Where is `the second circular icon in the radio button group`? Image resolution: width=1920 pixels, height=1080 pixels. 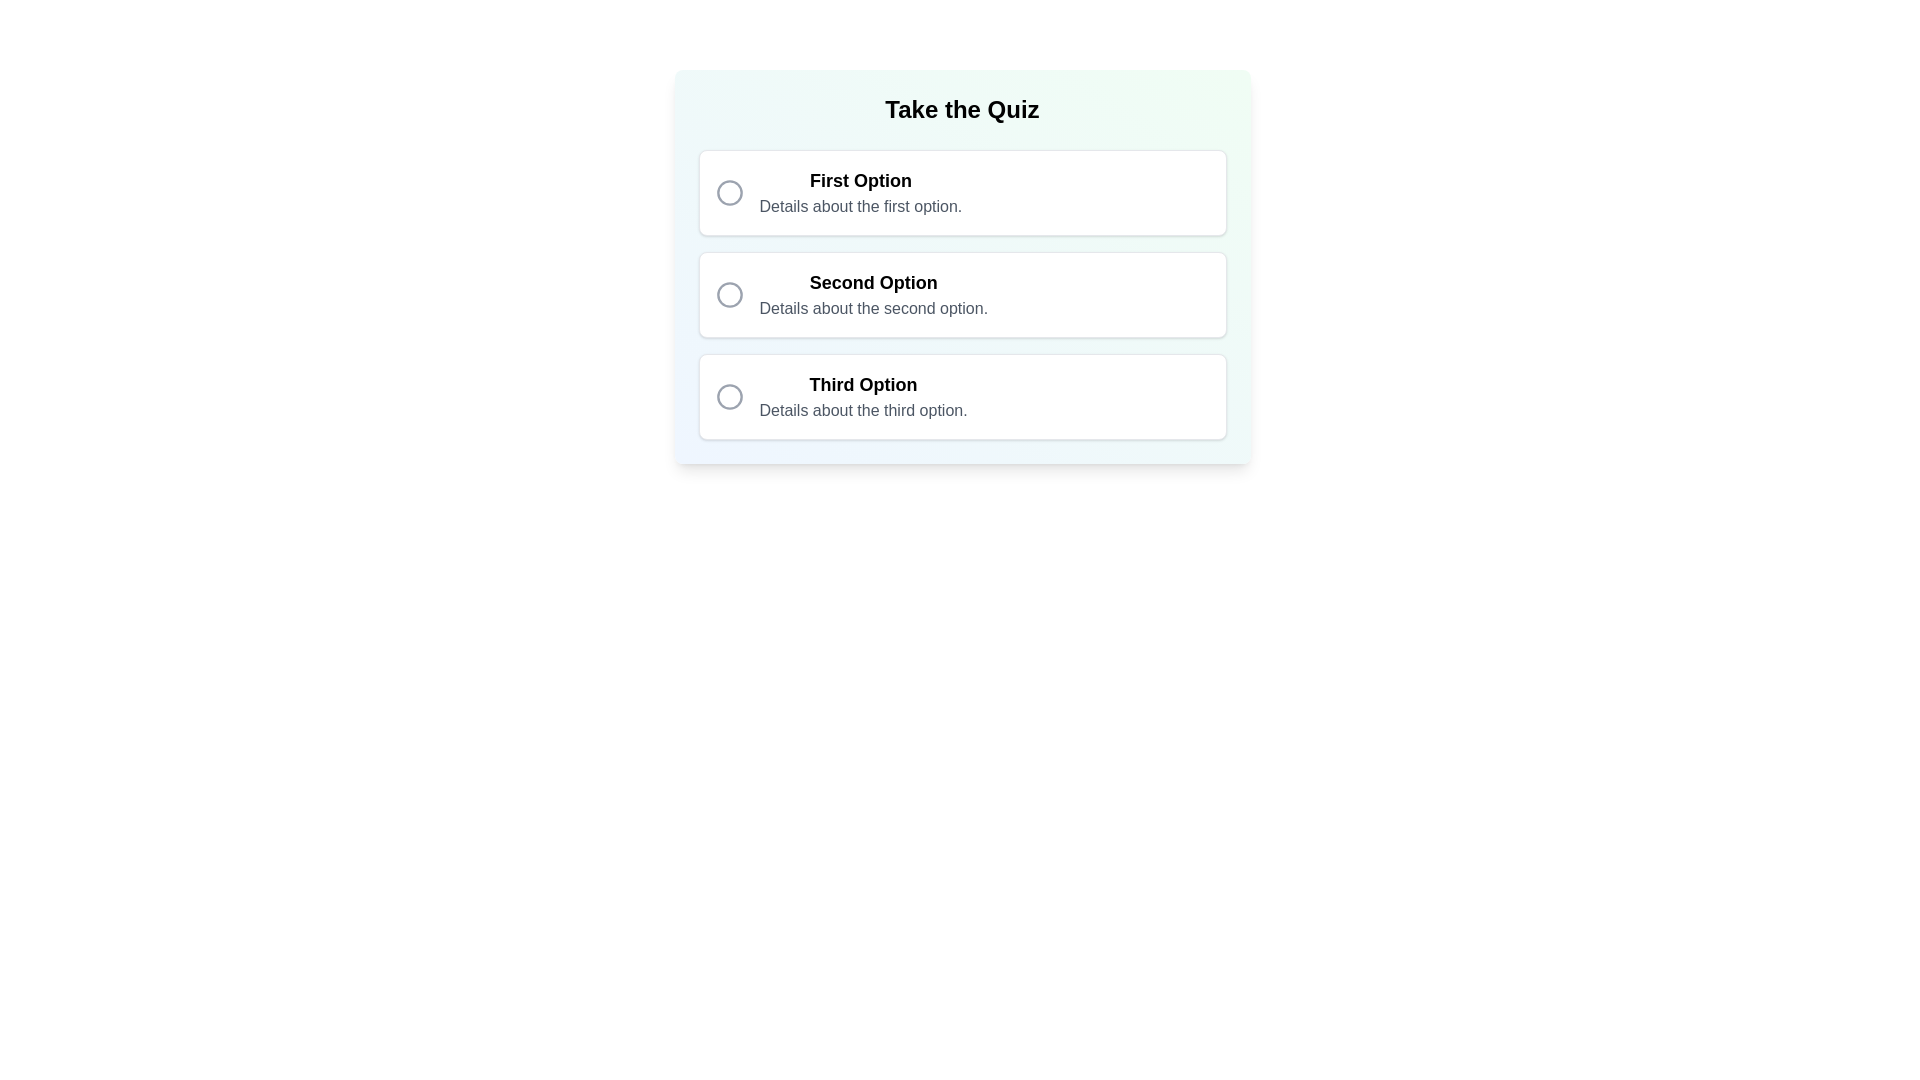 the second circular icon in the radio button group is located at coordinates (728, 294).